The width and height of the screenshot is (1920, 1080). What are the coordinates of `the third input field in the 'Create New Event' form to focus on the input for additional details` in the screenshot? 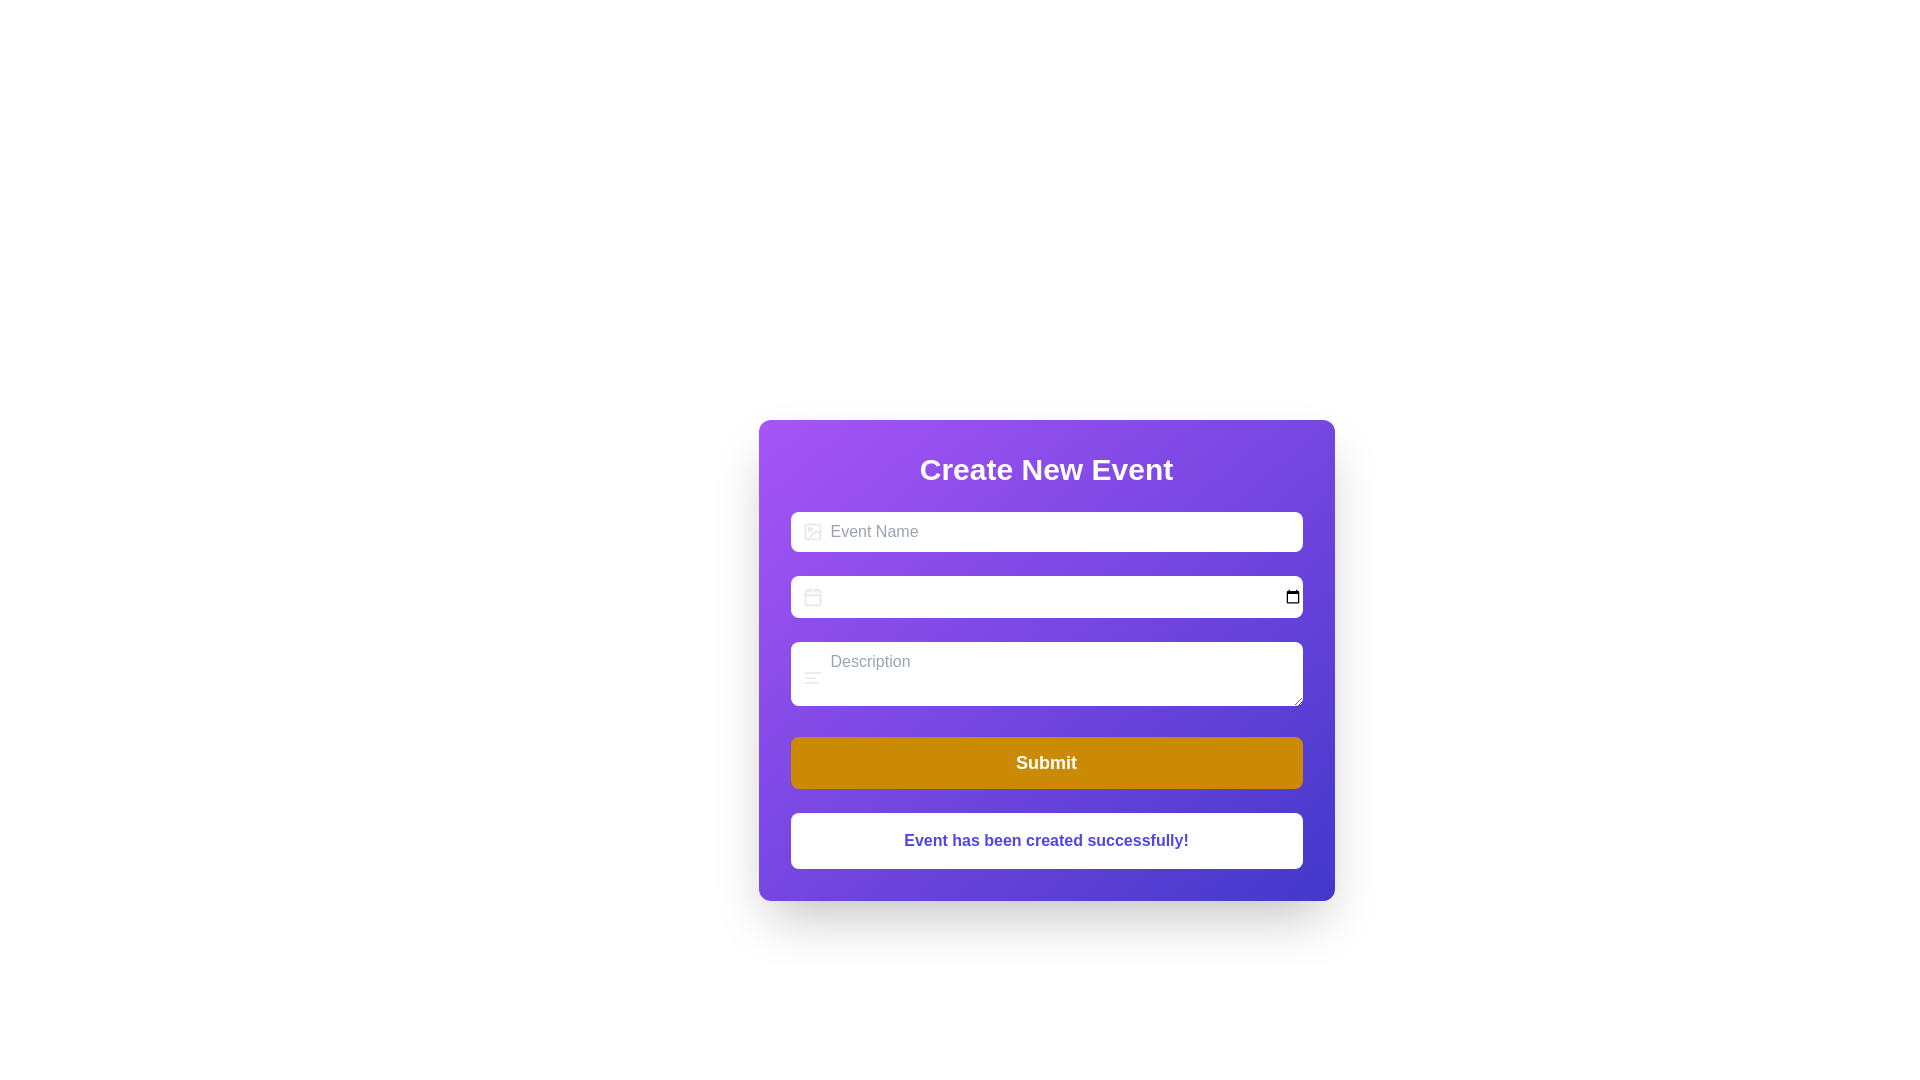 It's located at (1045, 676).